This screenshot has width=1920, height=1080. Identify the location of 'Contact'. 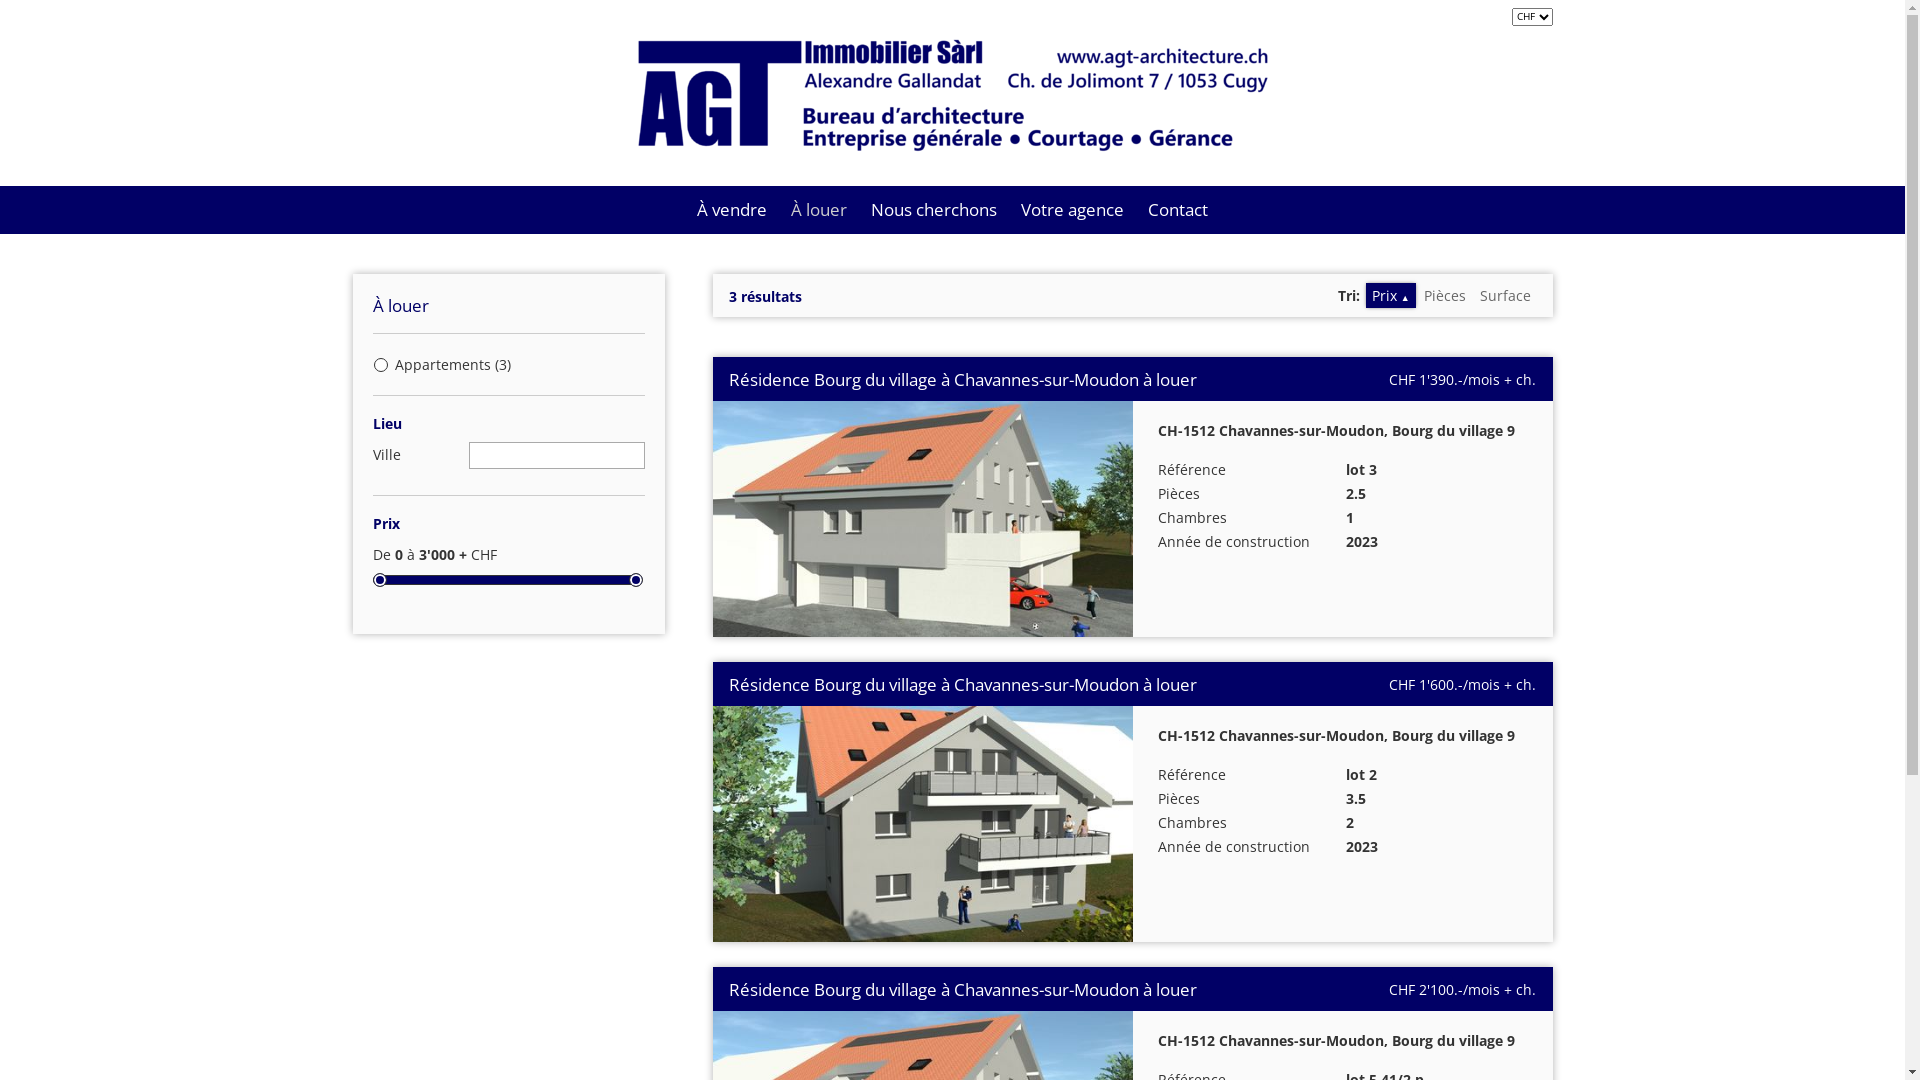
(1177, 209).